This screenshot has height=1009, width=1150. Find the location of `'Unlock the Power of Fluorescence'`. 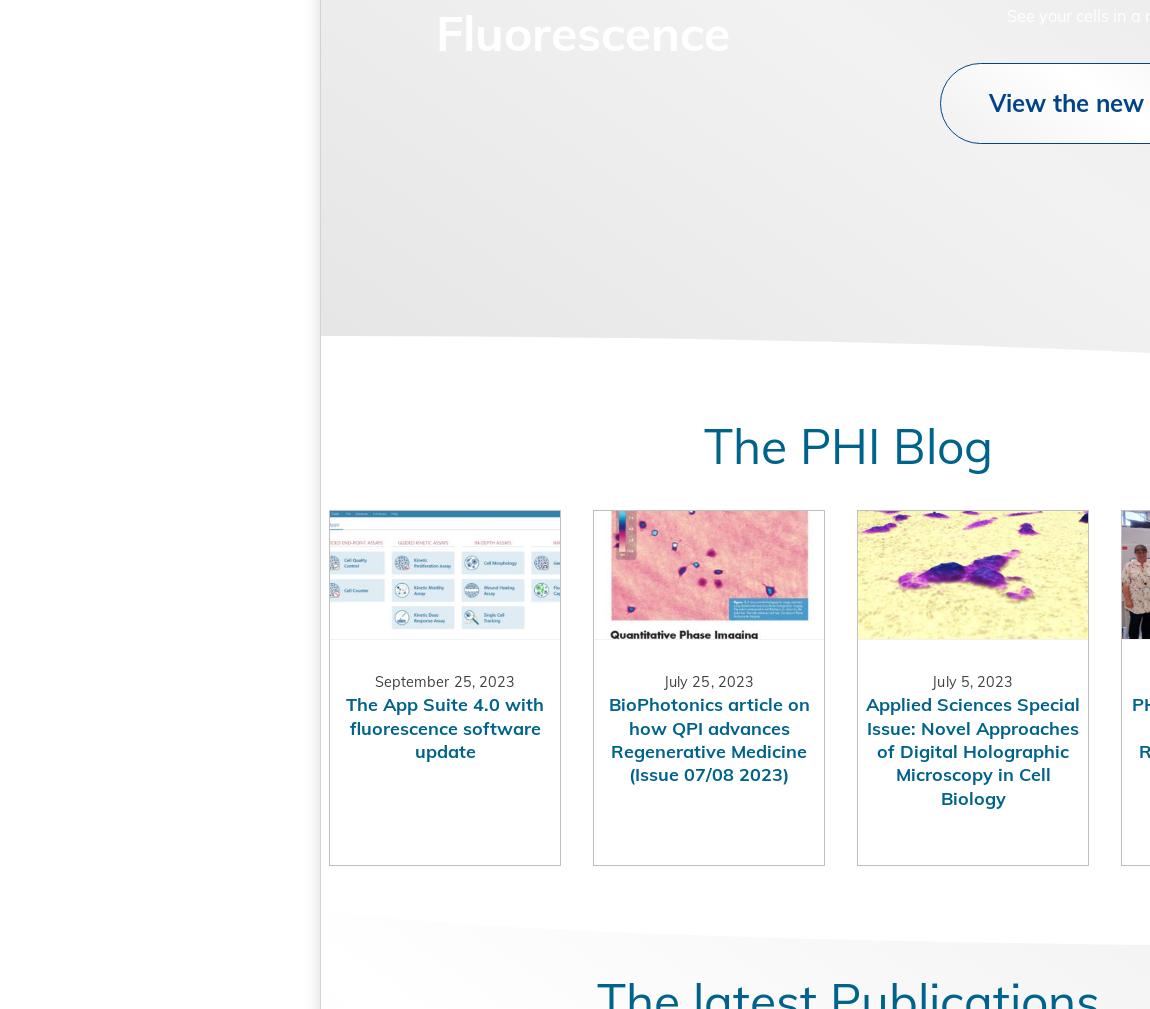

'Unlock the Power of Fluorescence' is located at coordinates (526, 104).